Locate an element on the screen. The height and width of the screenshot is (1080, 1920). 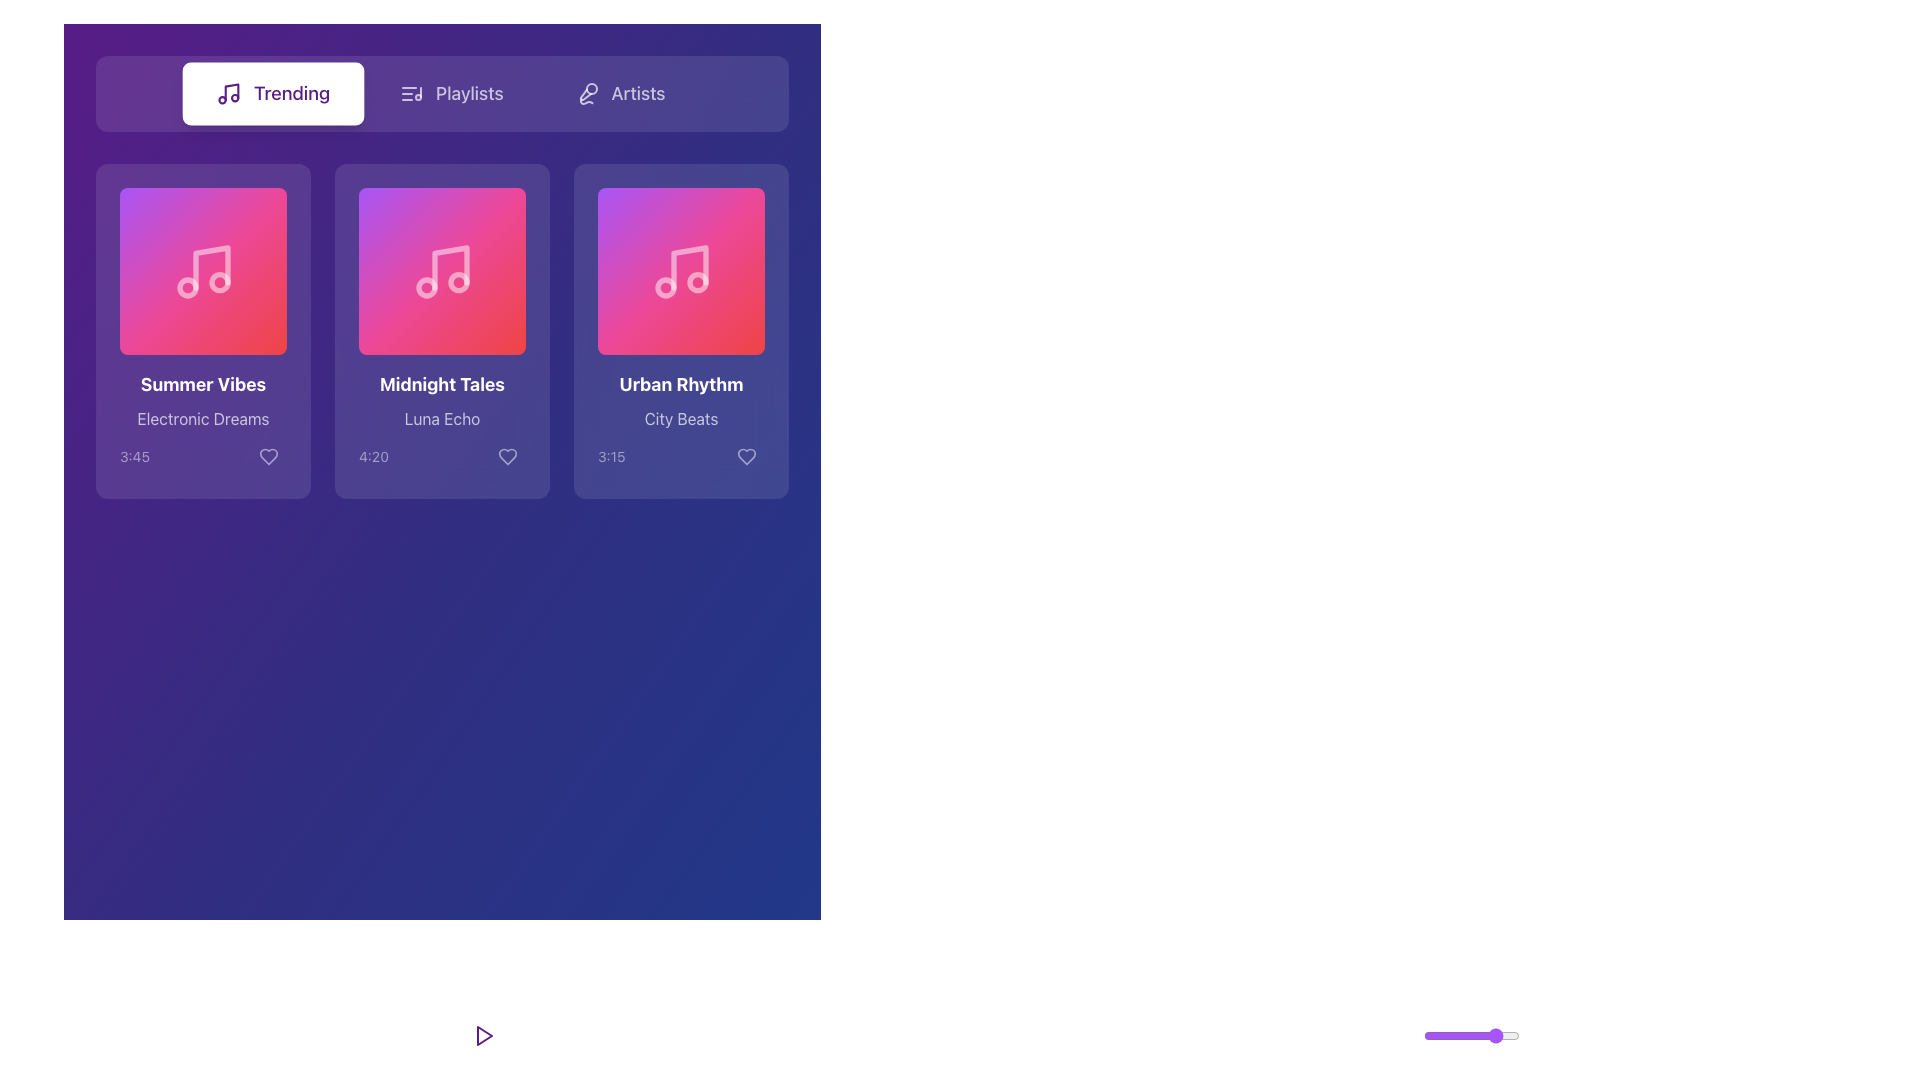
the slider is located at coordinates (1443, 1035).